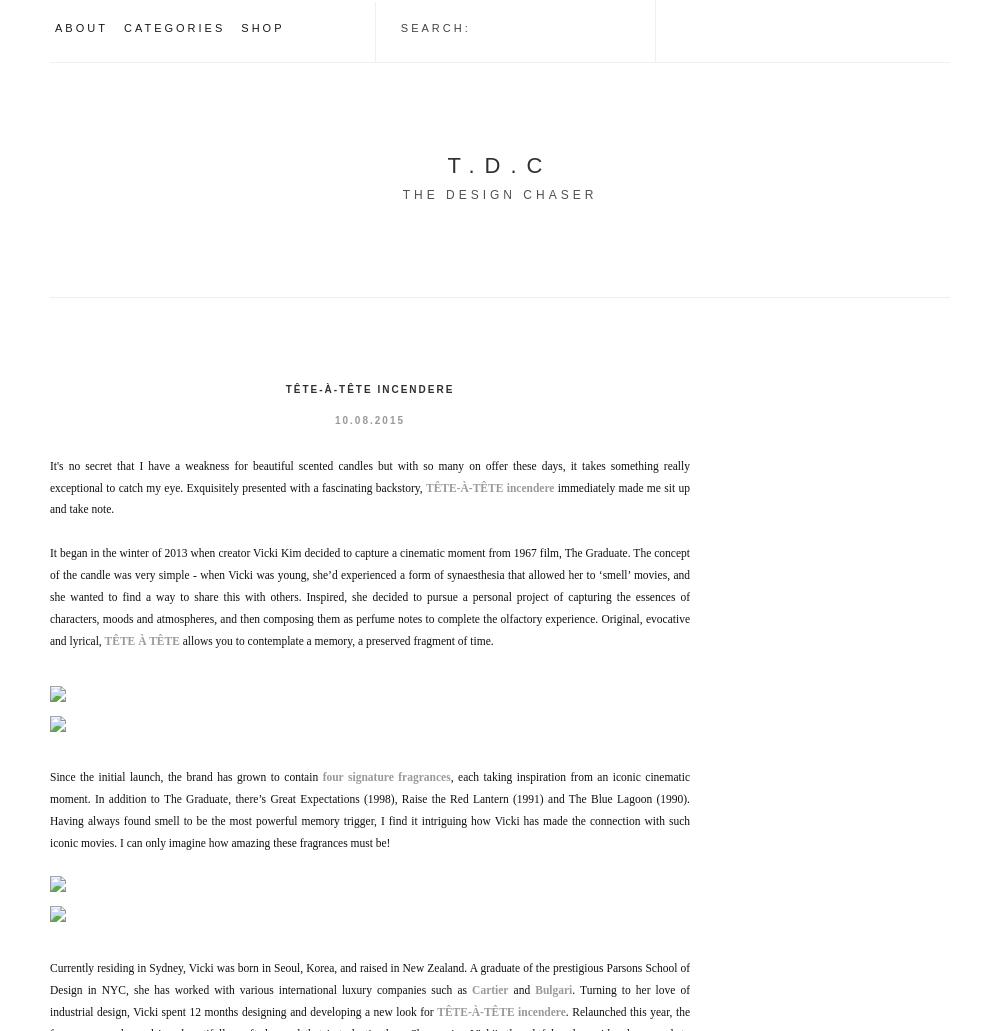 This screenshot has width=1000, height=1031. Describe the element at coordinates (103, 640) in the screenshot. I see `'TÊTE À TÊTE'` at that location.